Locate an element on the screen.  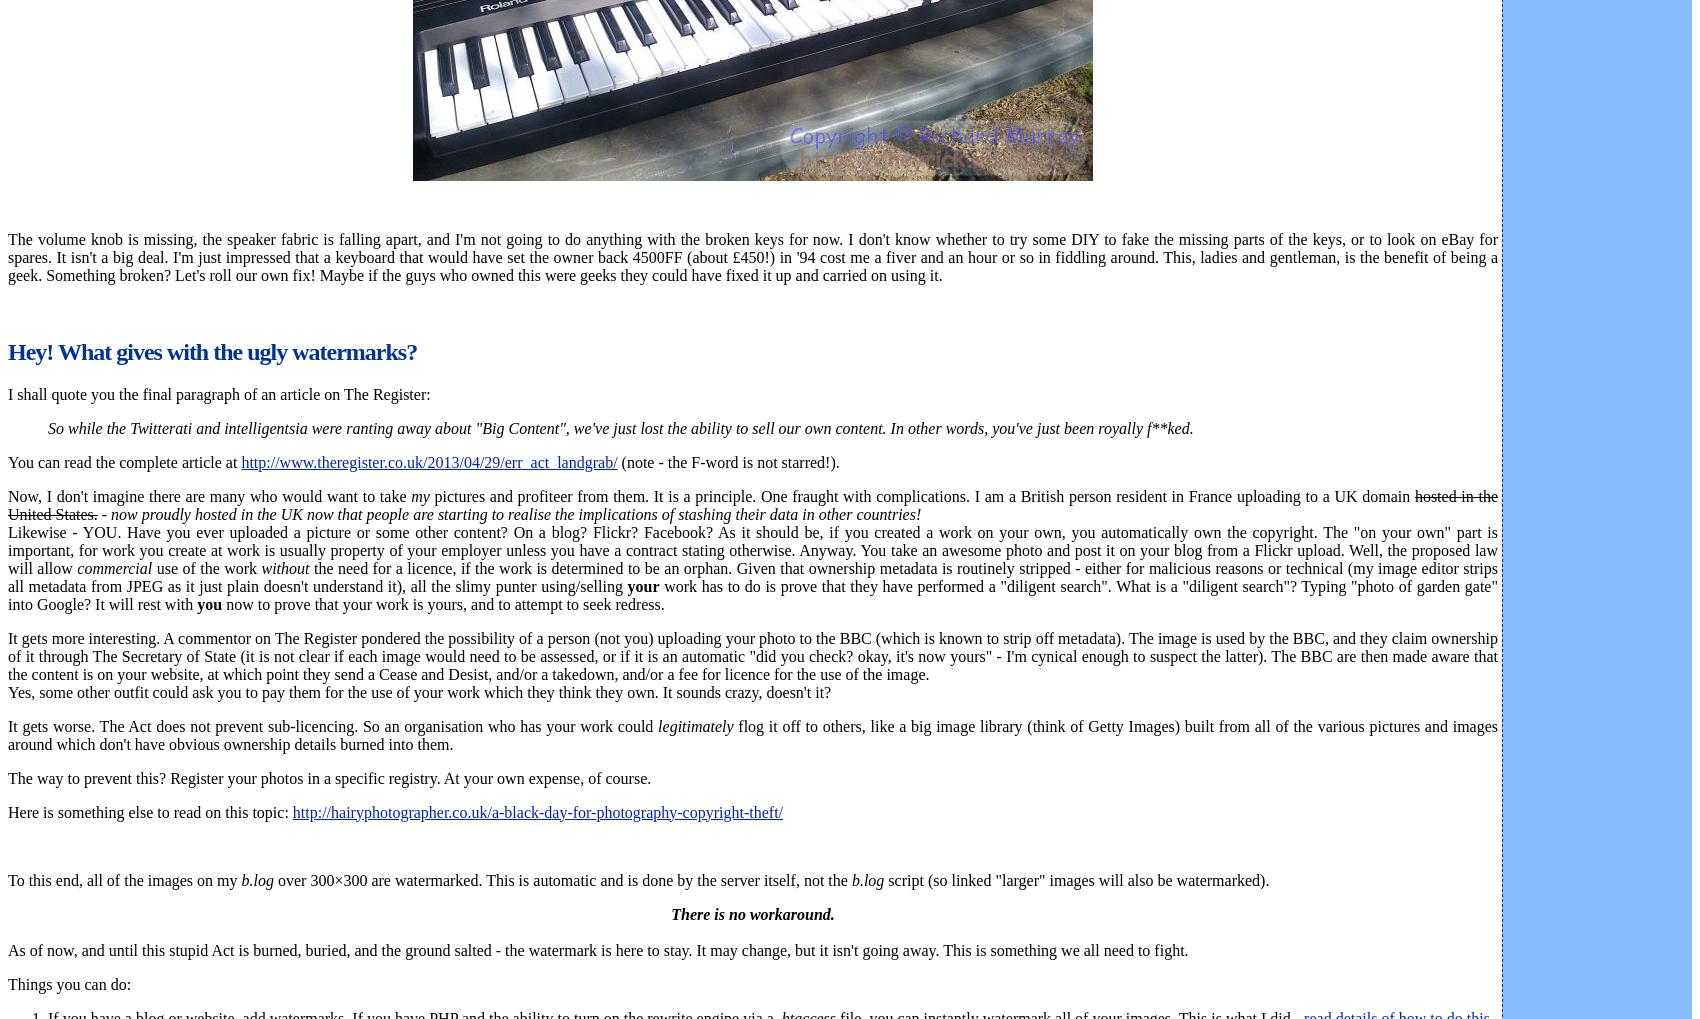
'now to prove that your work is yours, and to attempt to seek redress.' is located at coordinates (443, 603).